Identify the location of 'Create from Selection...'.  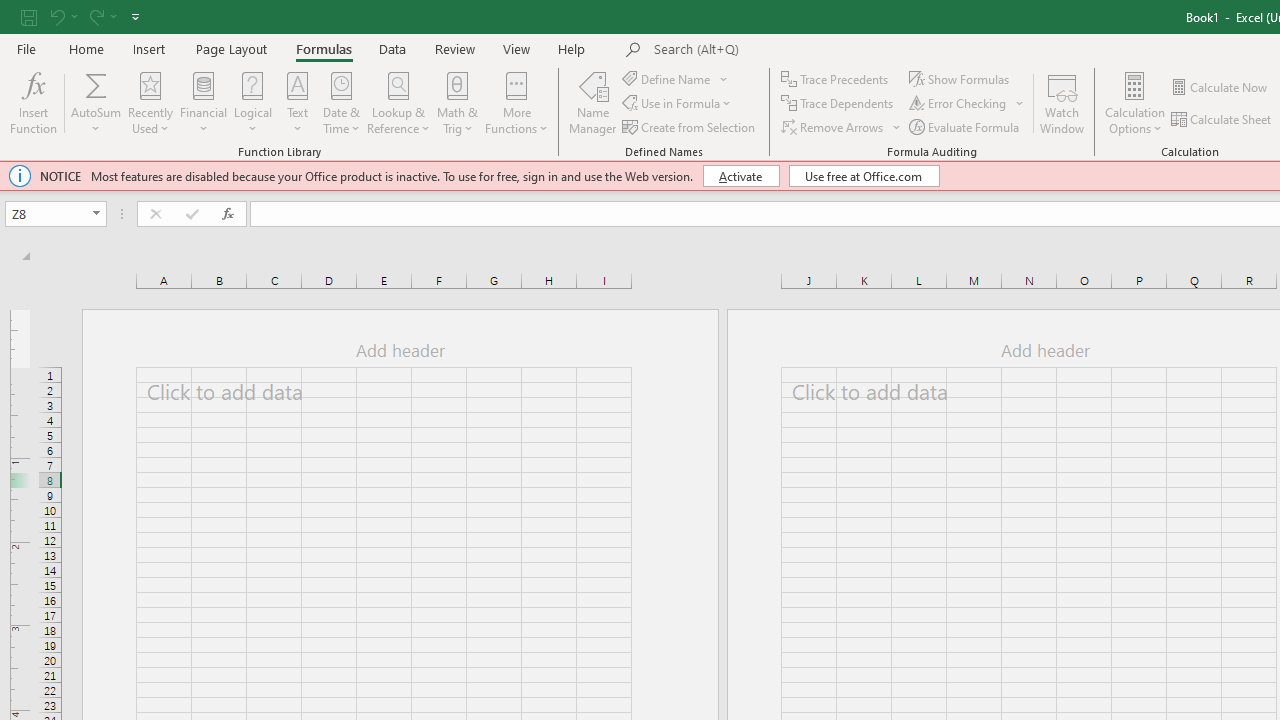
(690, 127).